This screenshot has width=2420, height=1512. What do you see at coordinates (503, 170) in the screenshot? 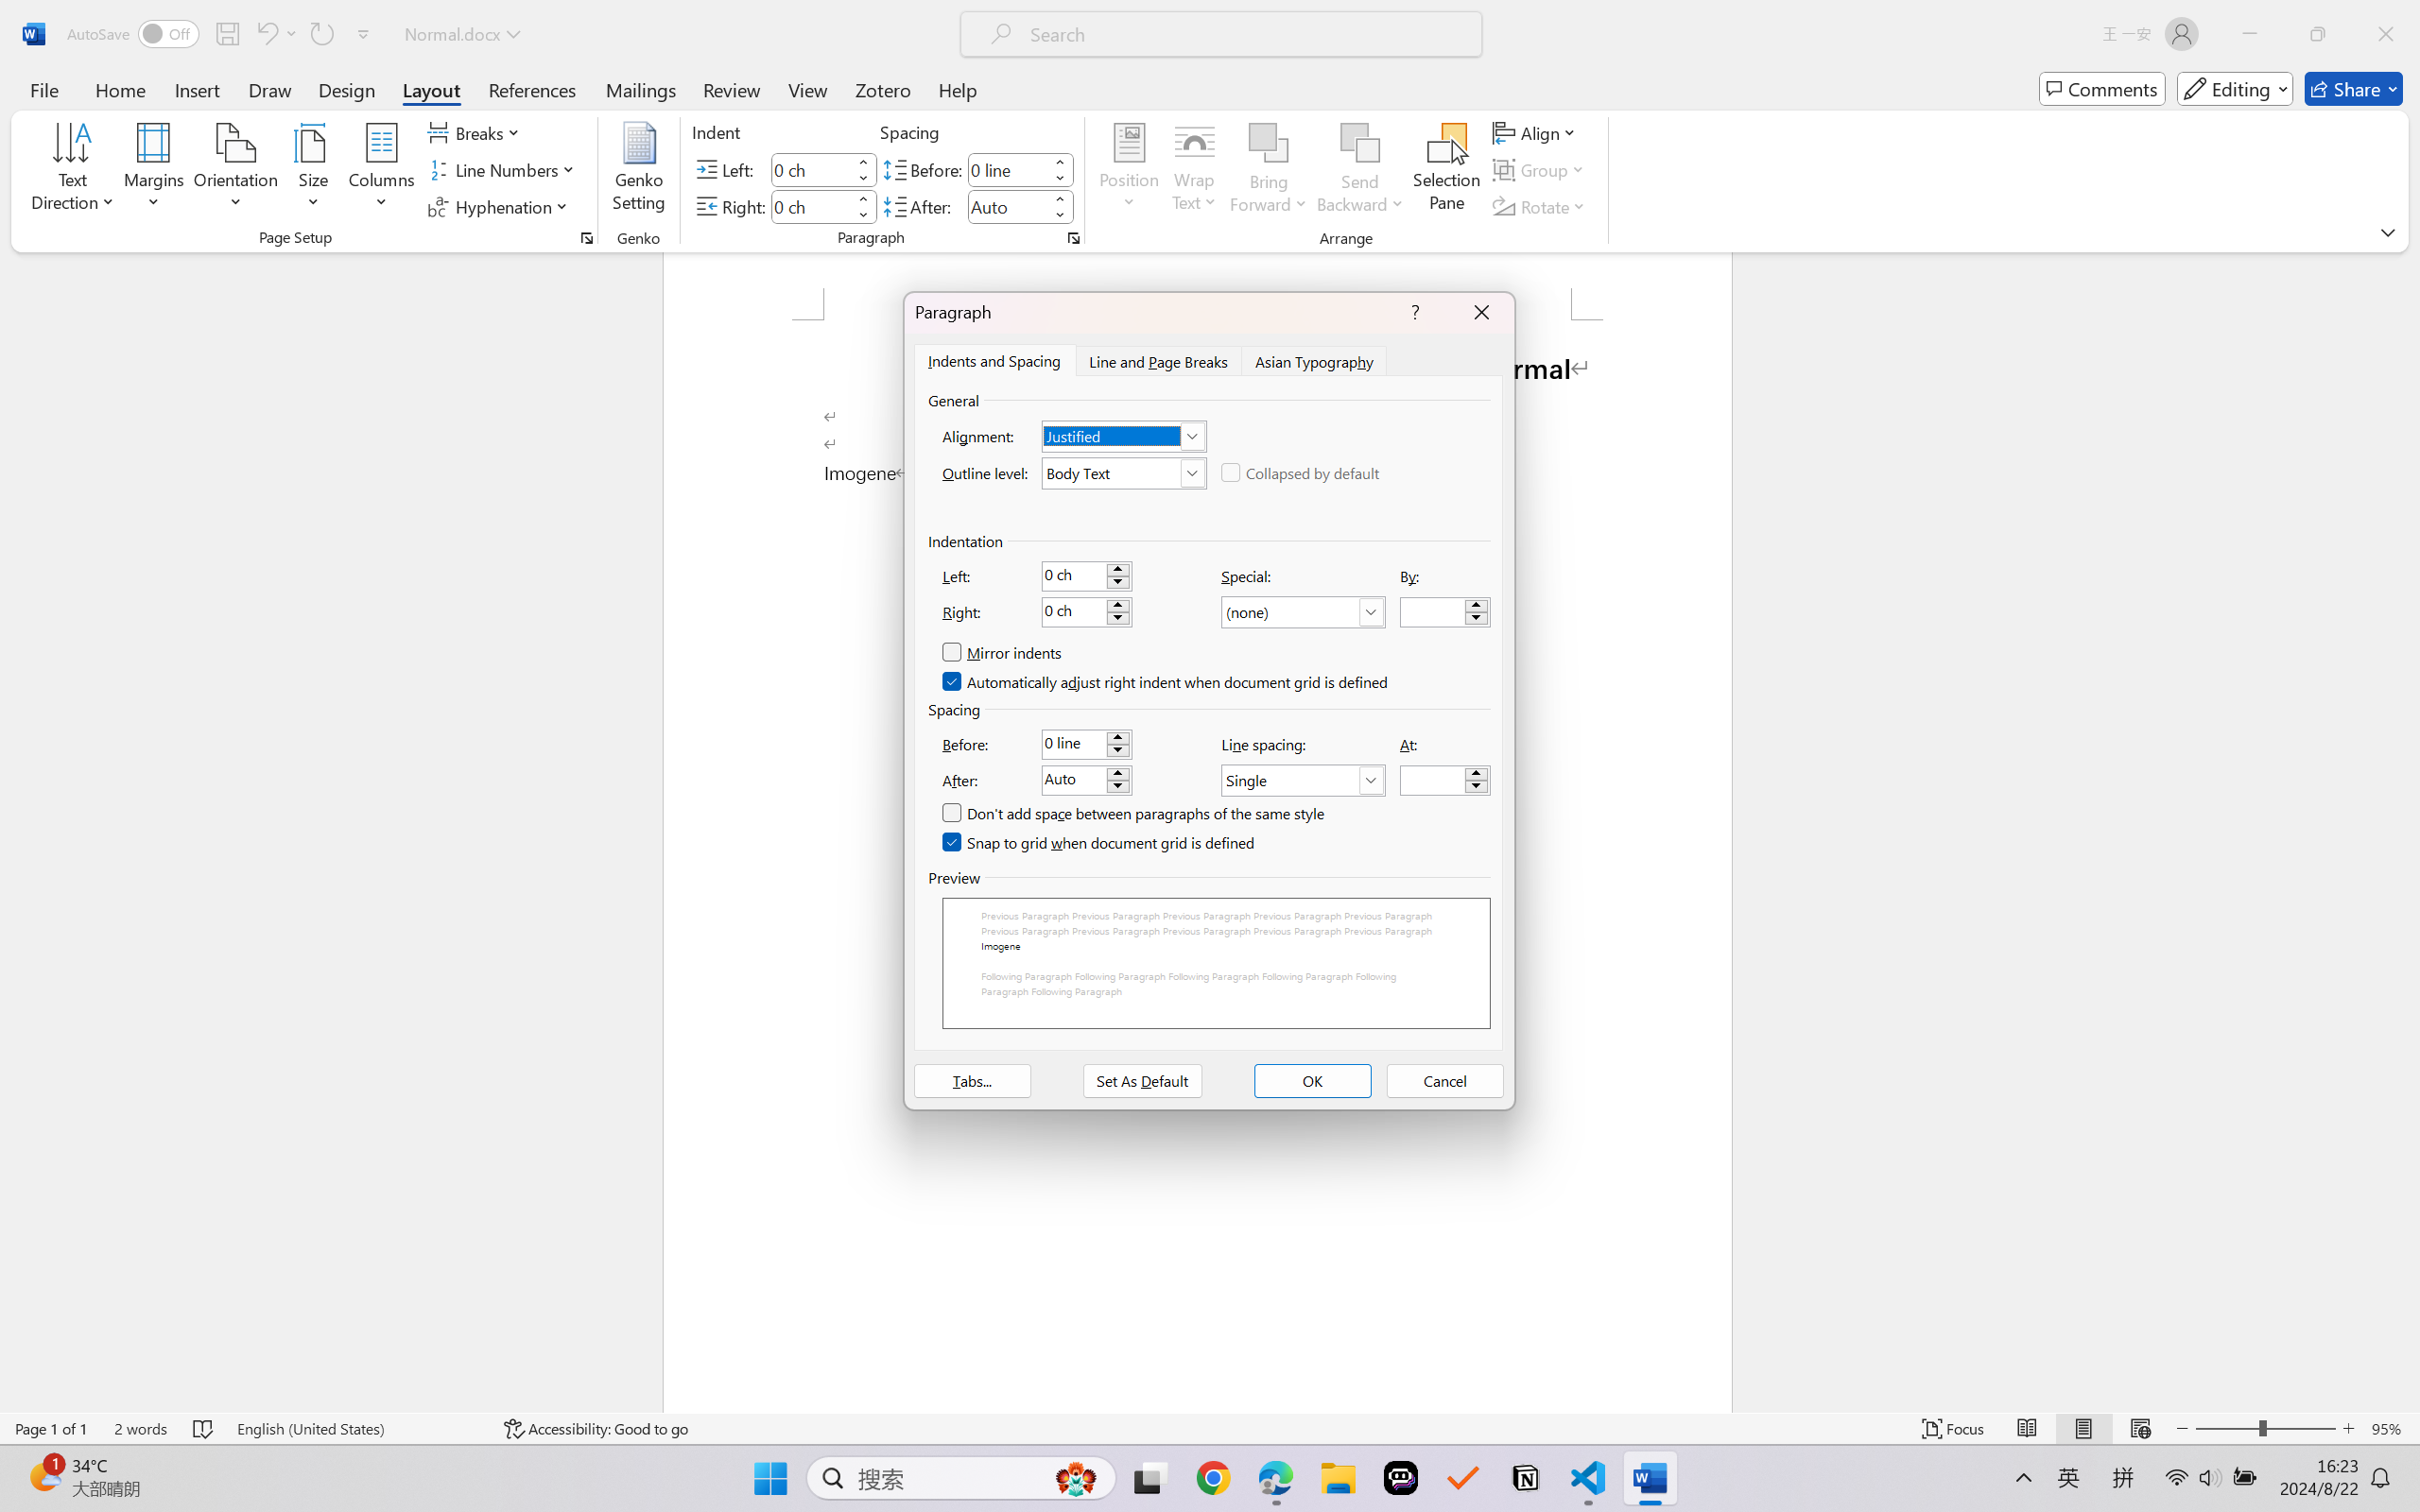
I see `'Line Numbers'` at bounding box center [503, 170].